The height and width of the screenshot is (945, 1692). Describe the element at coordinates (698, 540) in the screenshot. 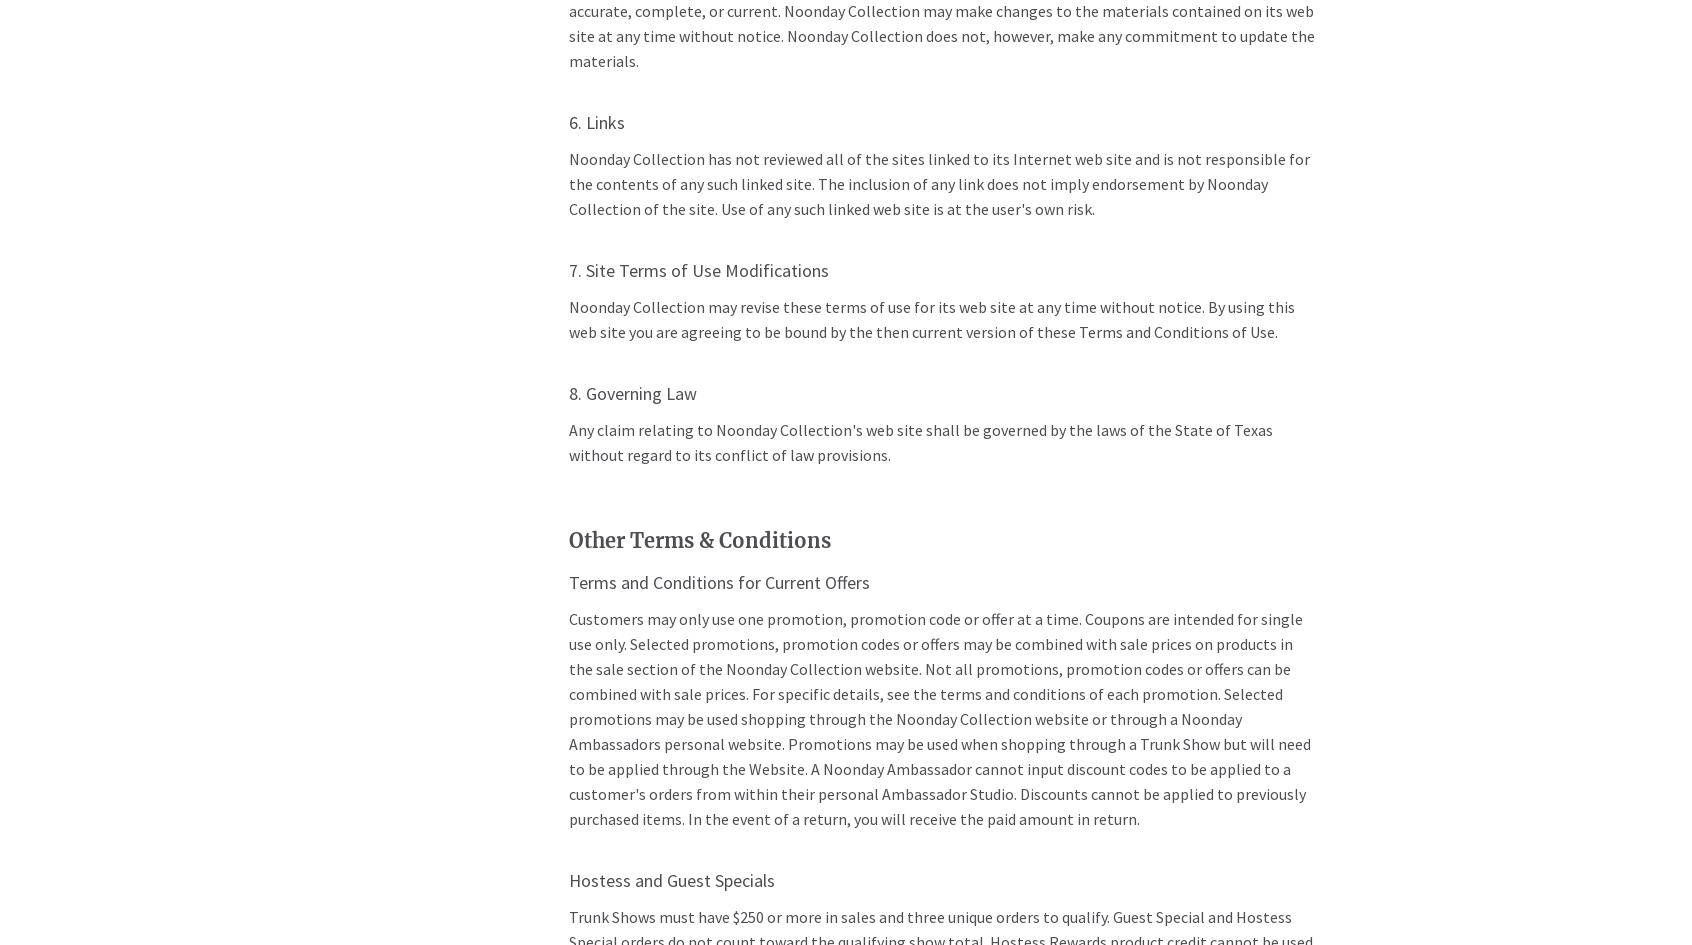

I see `'Other Terms & Conditions'` at that location.